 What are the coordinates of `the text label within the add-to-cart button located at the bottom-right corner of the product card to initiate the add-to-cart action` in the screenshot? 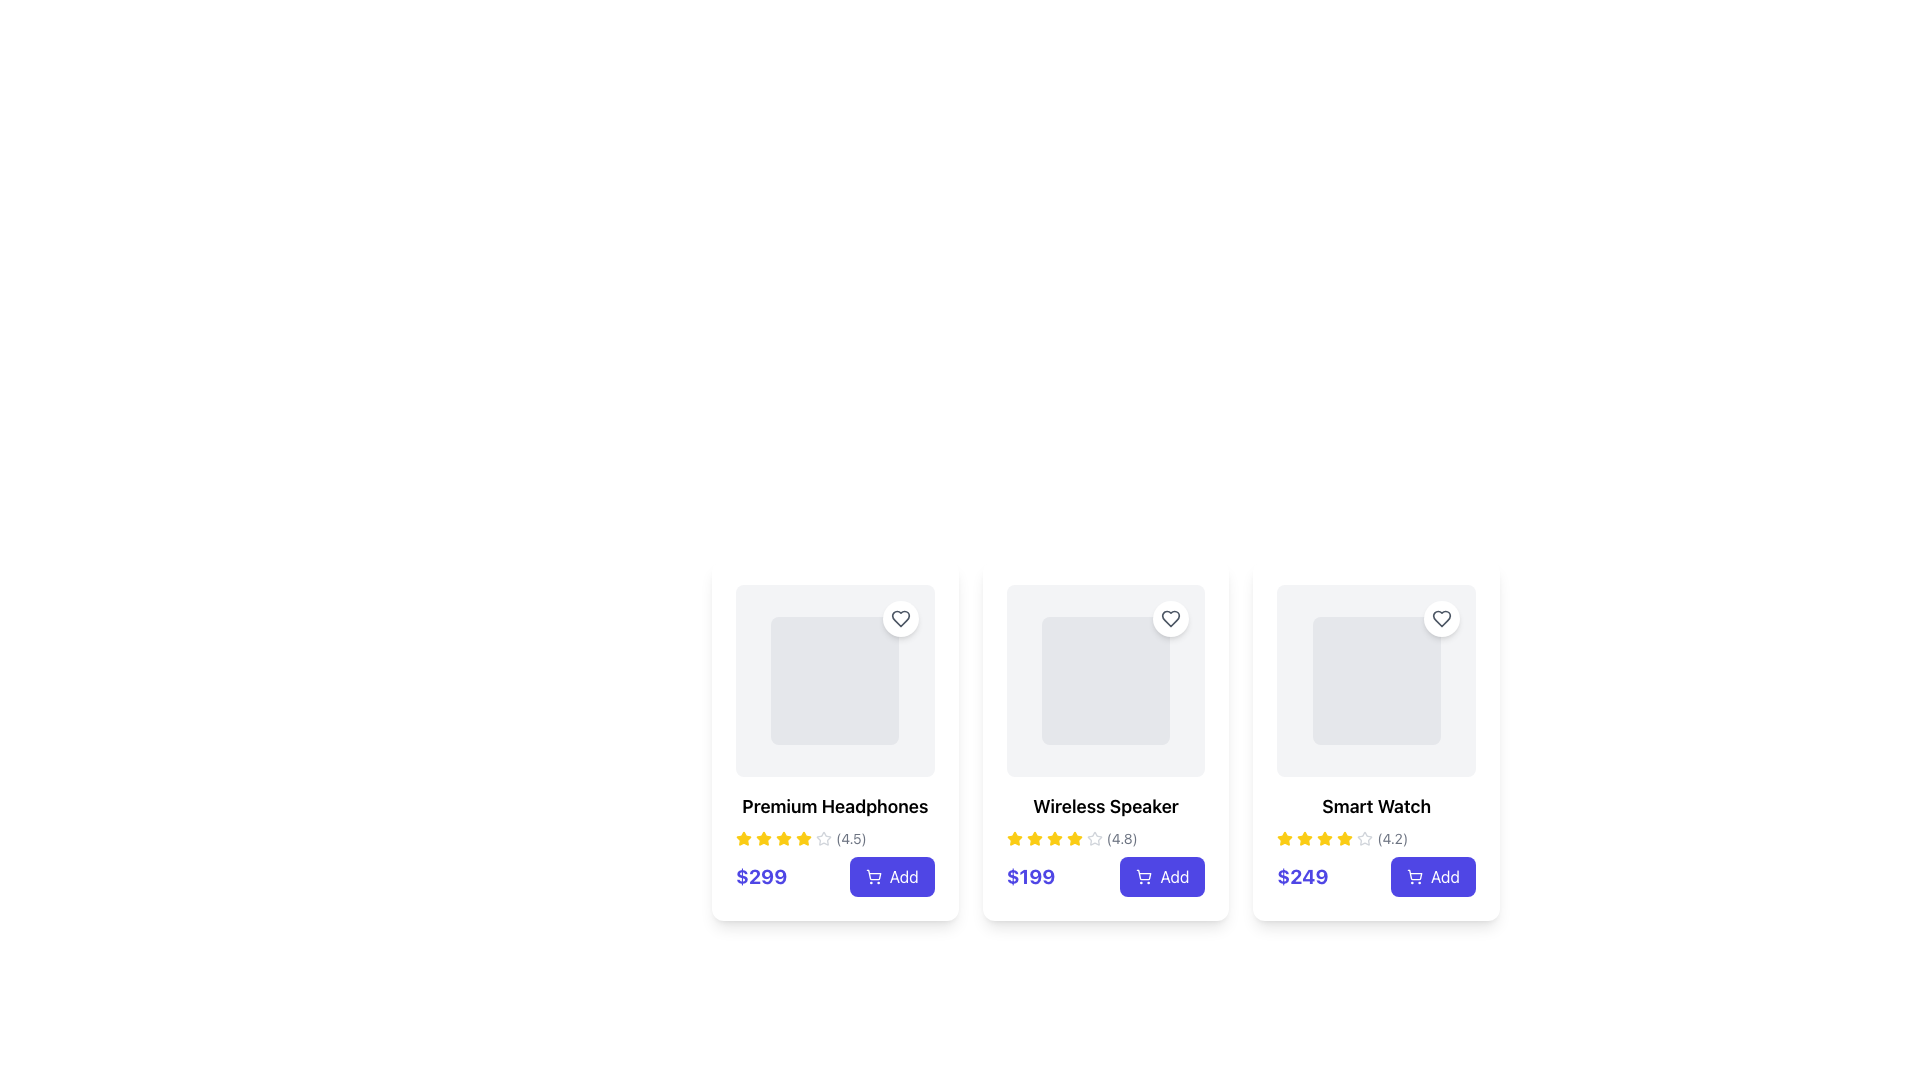 It's located at (902, 875).